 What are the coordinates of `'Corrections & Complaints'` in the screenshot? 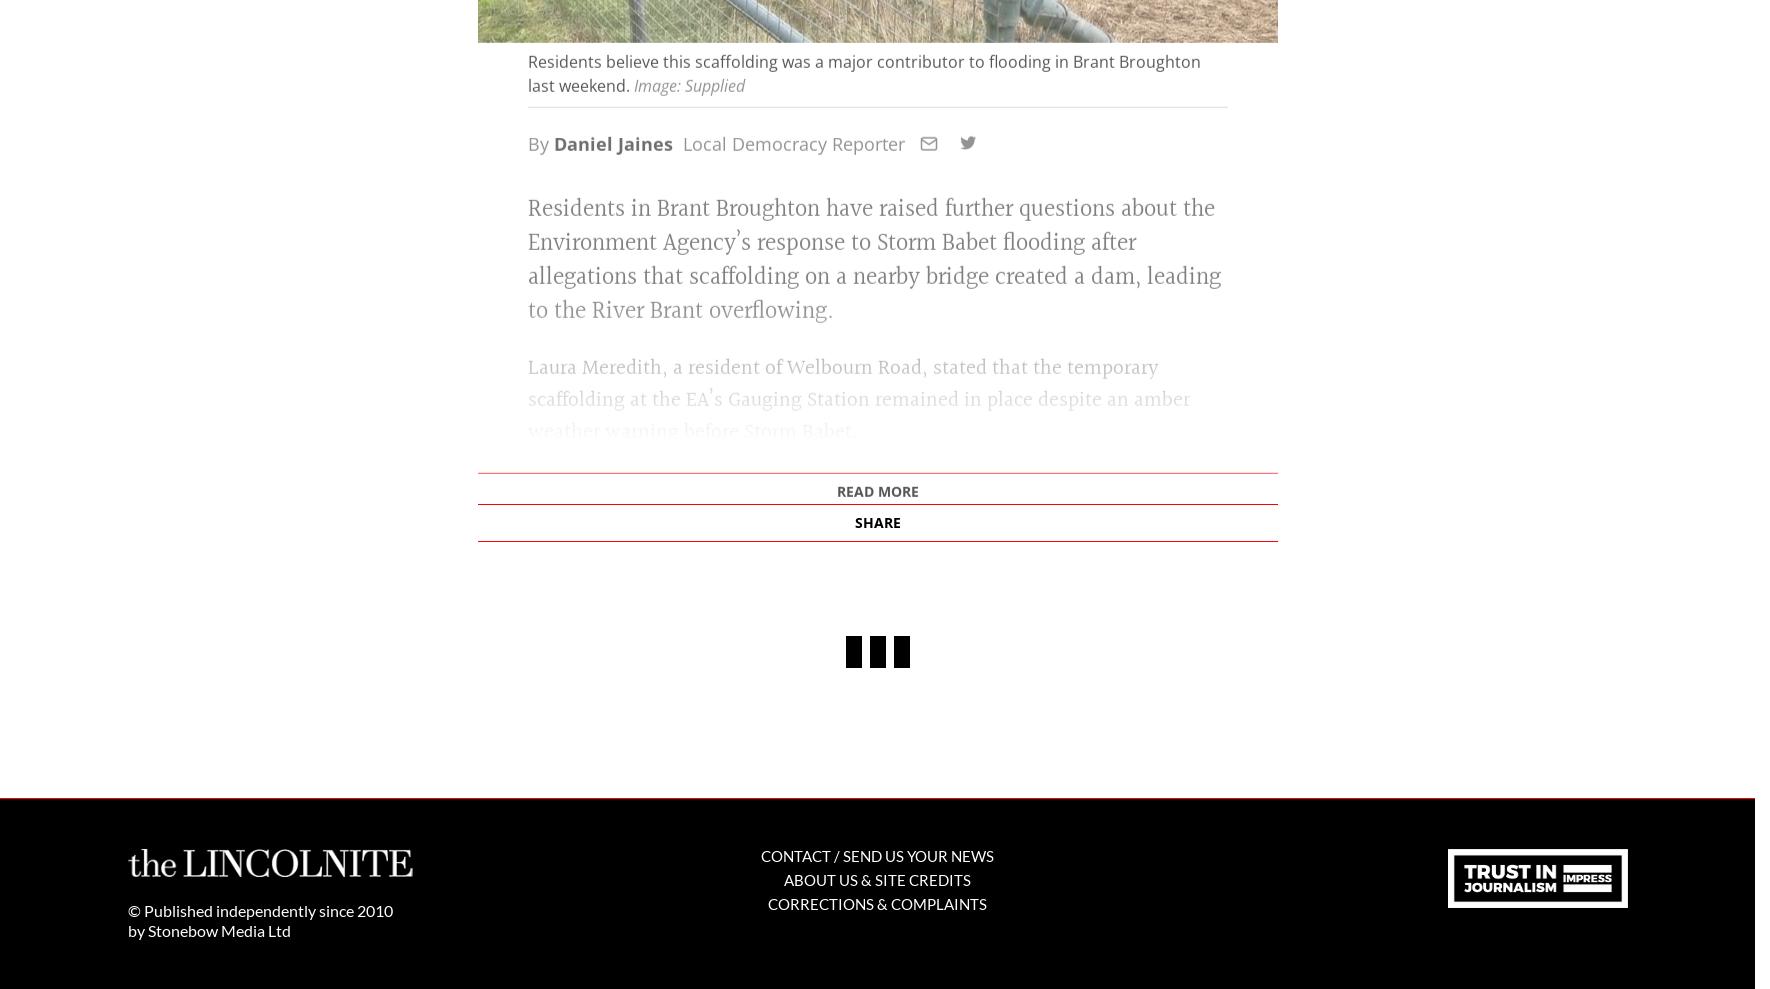 It's located at (877, 914).